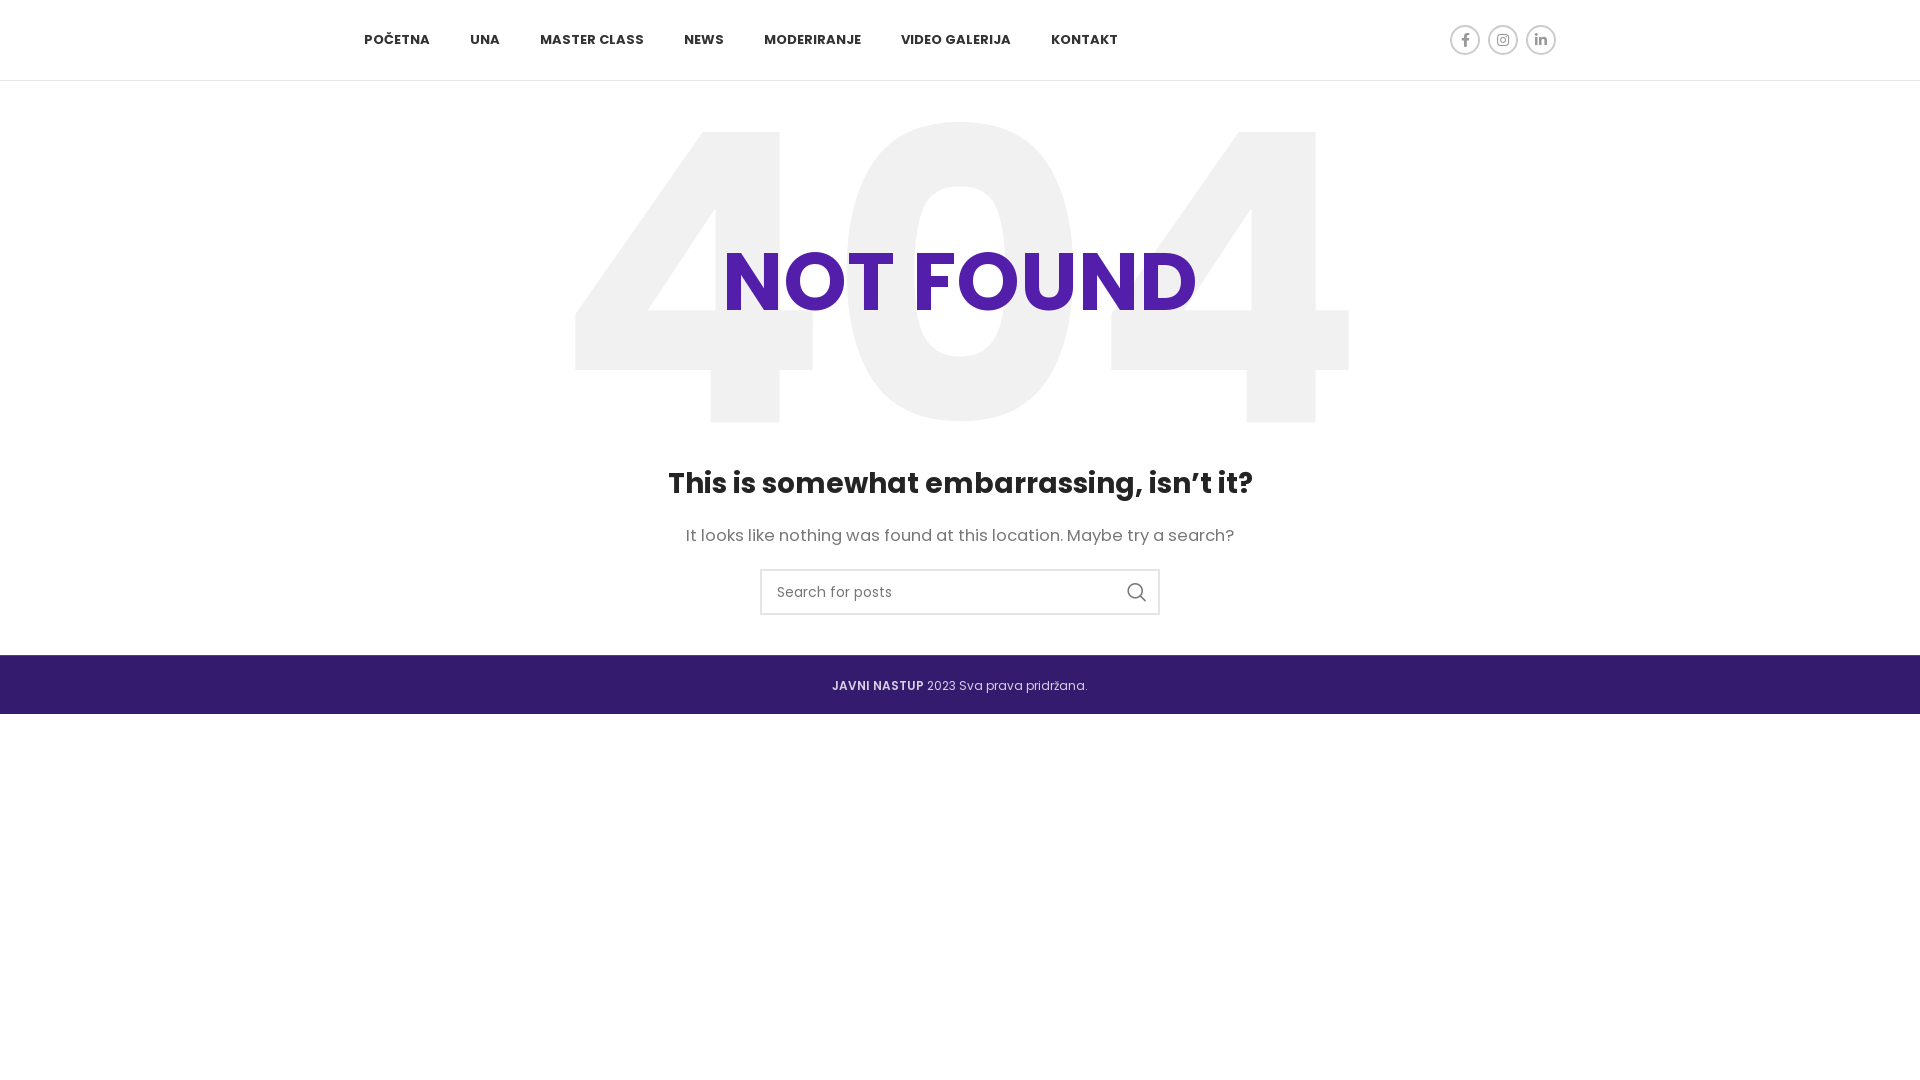 This screenshot has height=1080, width=1920. I want to click on 'SEARCH', so click(1137, 590).